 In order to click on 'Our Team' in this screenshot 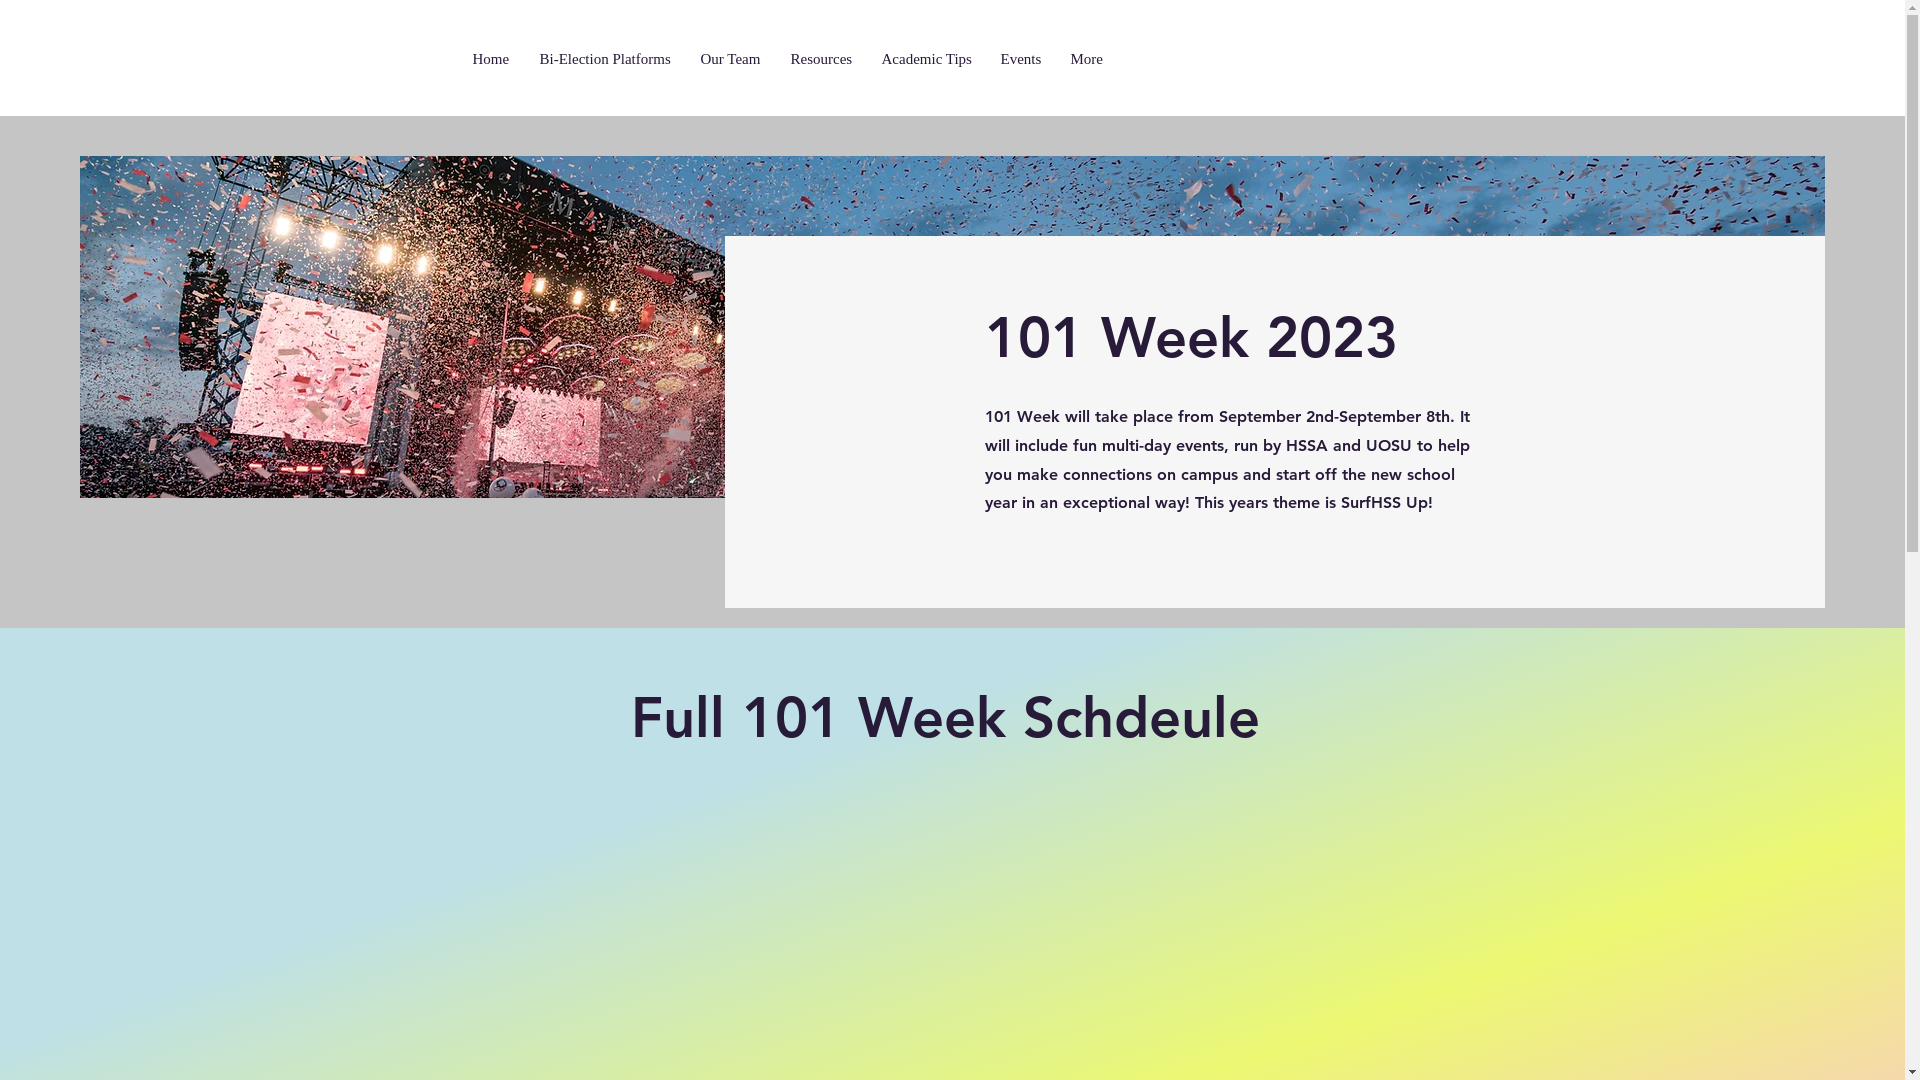, I will do `click(733, 58)`.